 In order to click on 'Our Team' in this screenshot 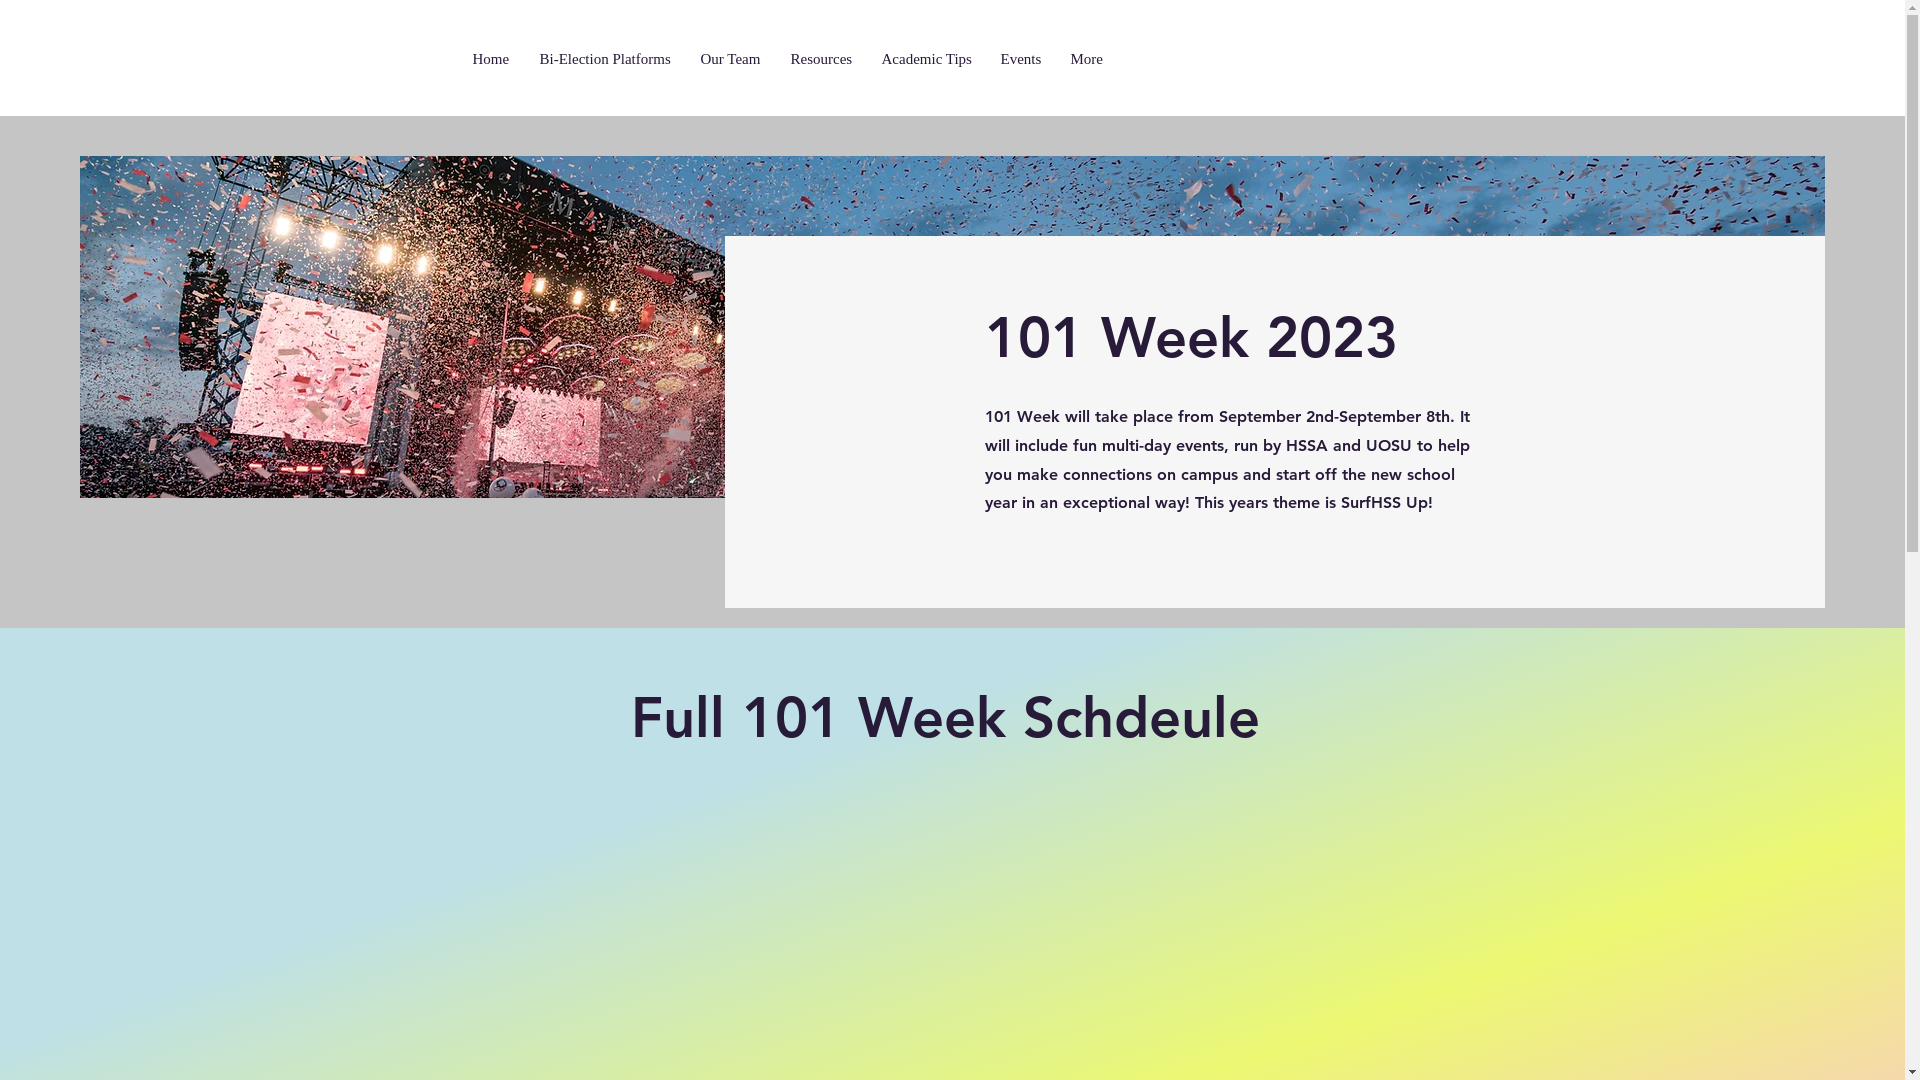, I will do `click(733, 58)`.